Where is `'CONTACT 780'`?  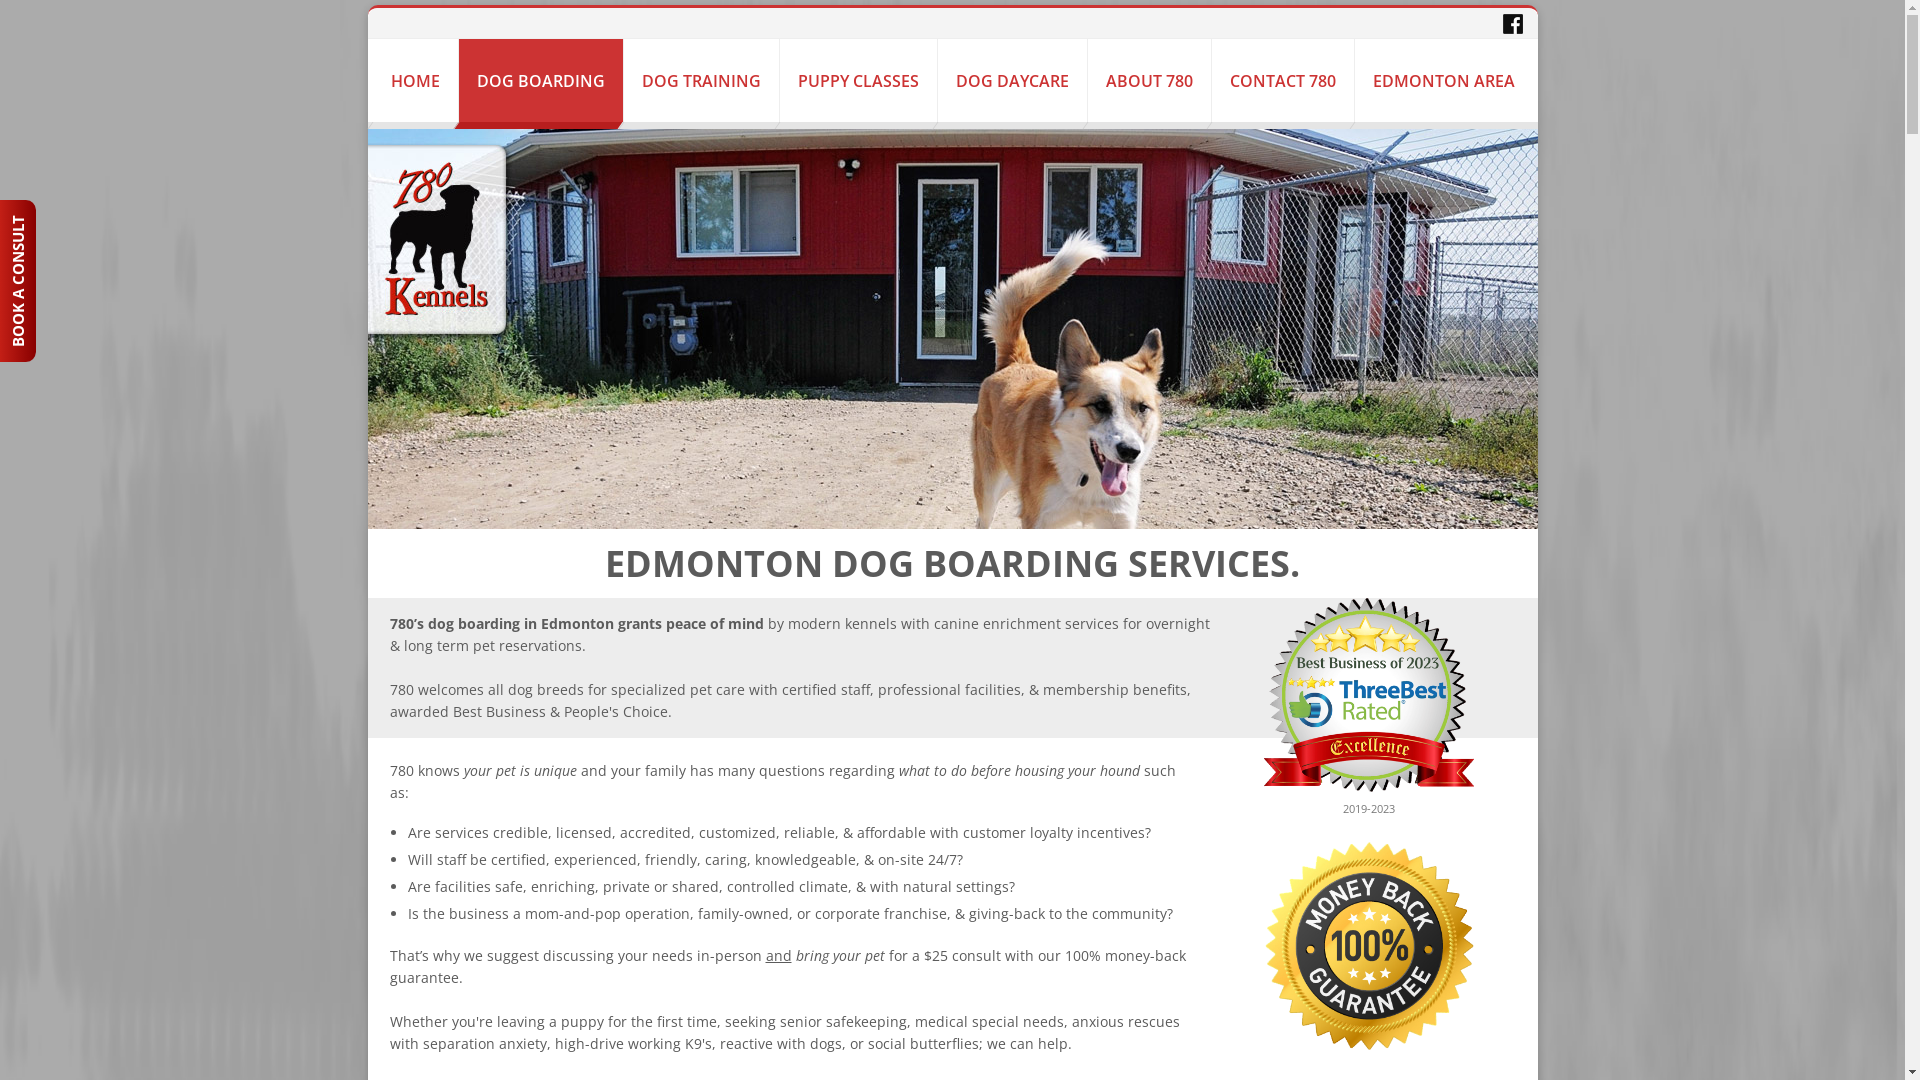
'CONTACT 780' is located at coordinates (1282, 79).